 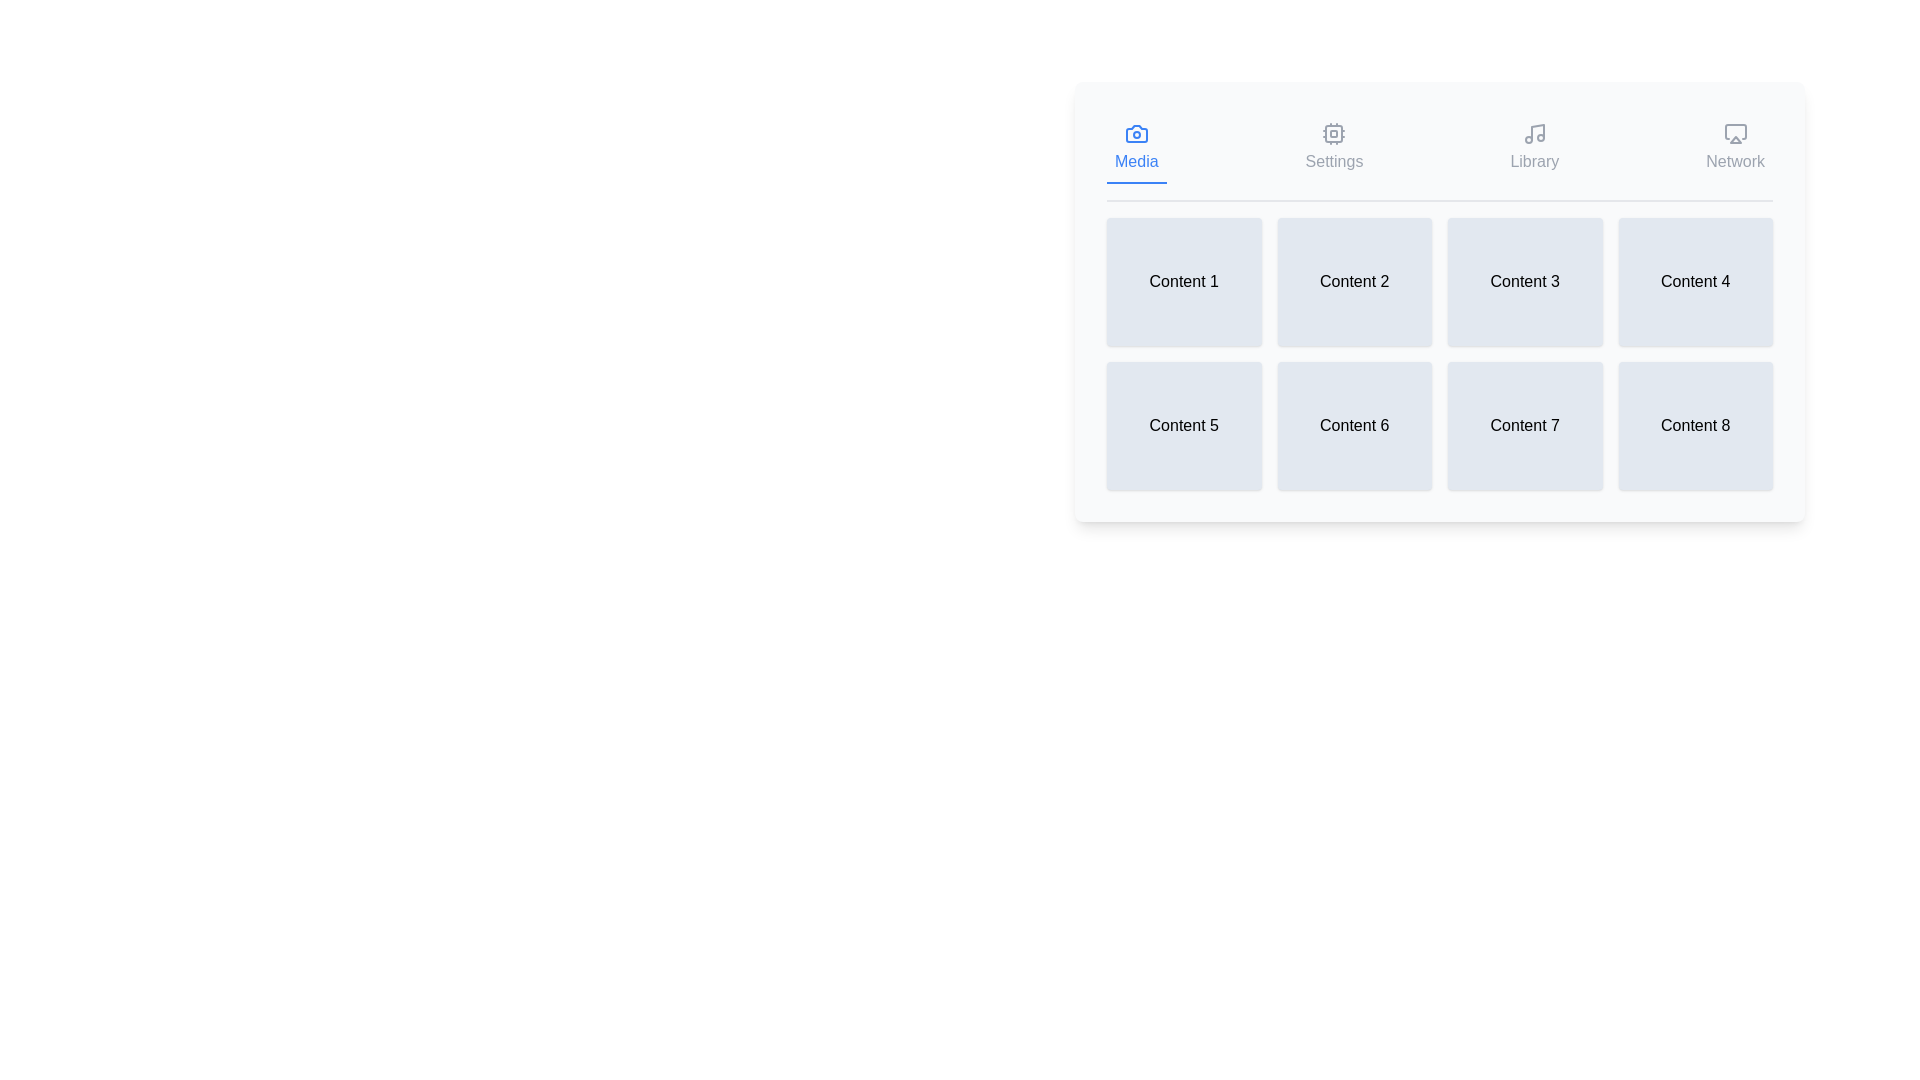 What do you see at coordinates (1136, 148) in the screenshot?
I see `the tab icon labeled Media to observe the tooltip or feedback` at bounding box center [1136, 148].